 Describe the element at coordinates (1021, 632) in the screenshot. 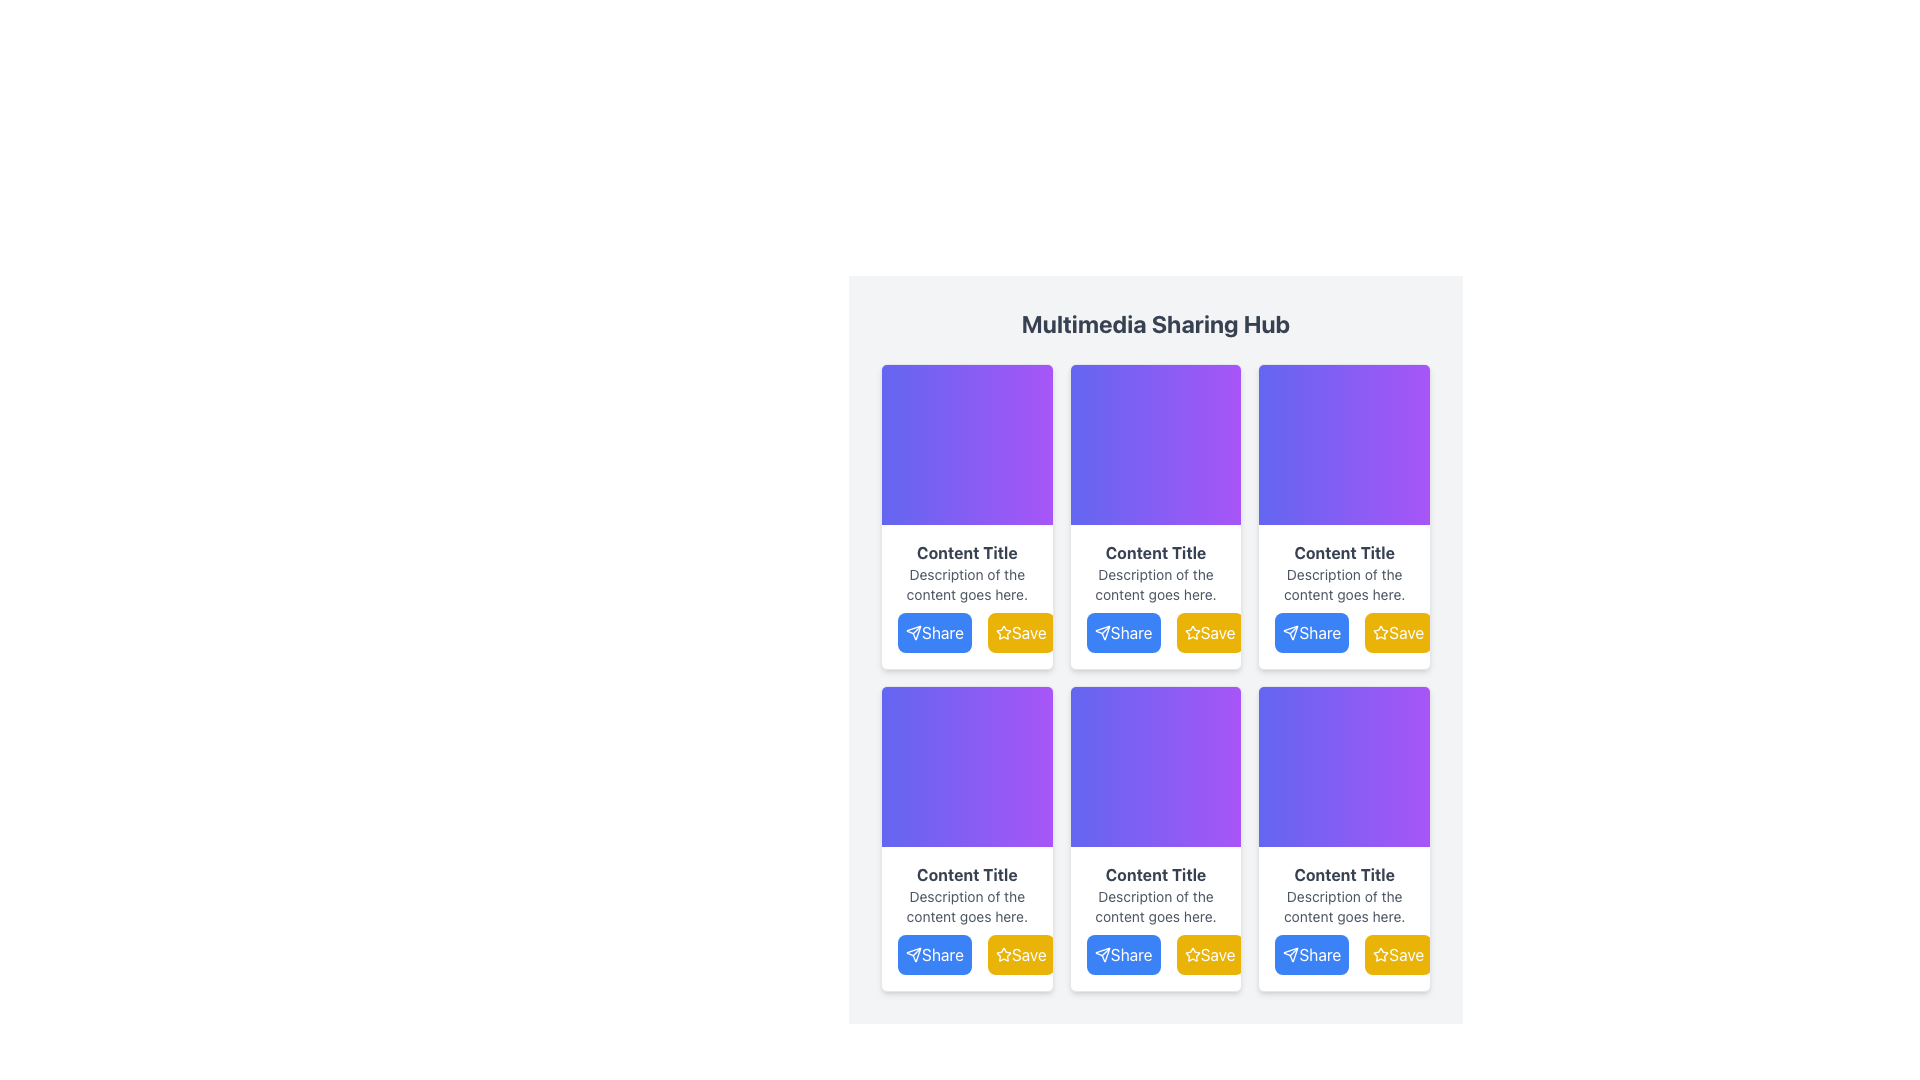

I see `the Save button located directly below the second purple panel in the top-middle row` at that location.